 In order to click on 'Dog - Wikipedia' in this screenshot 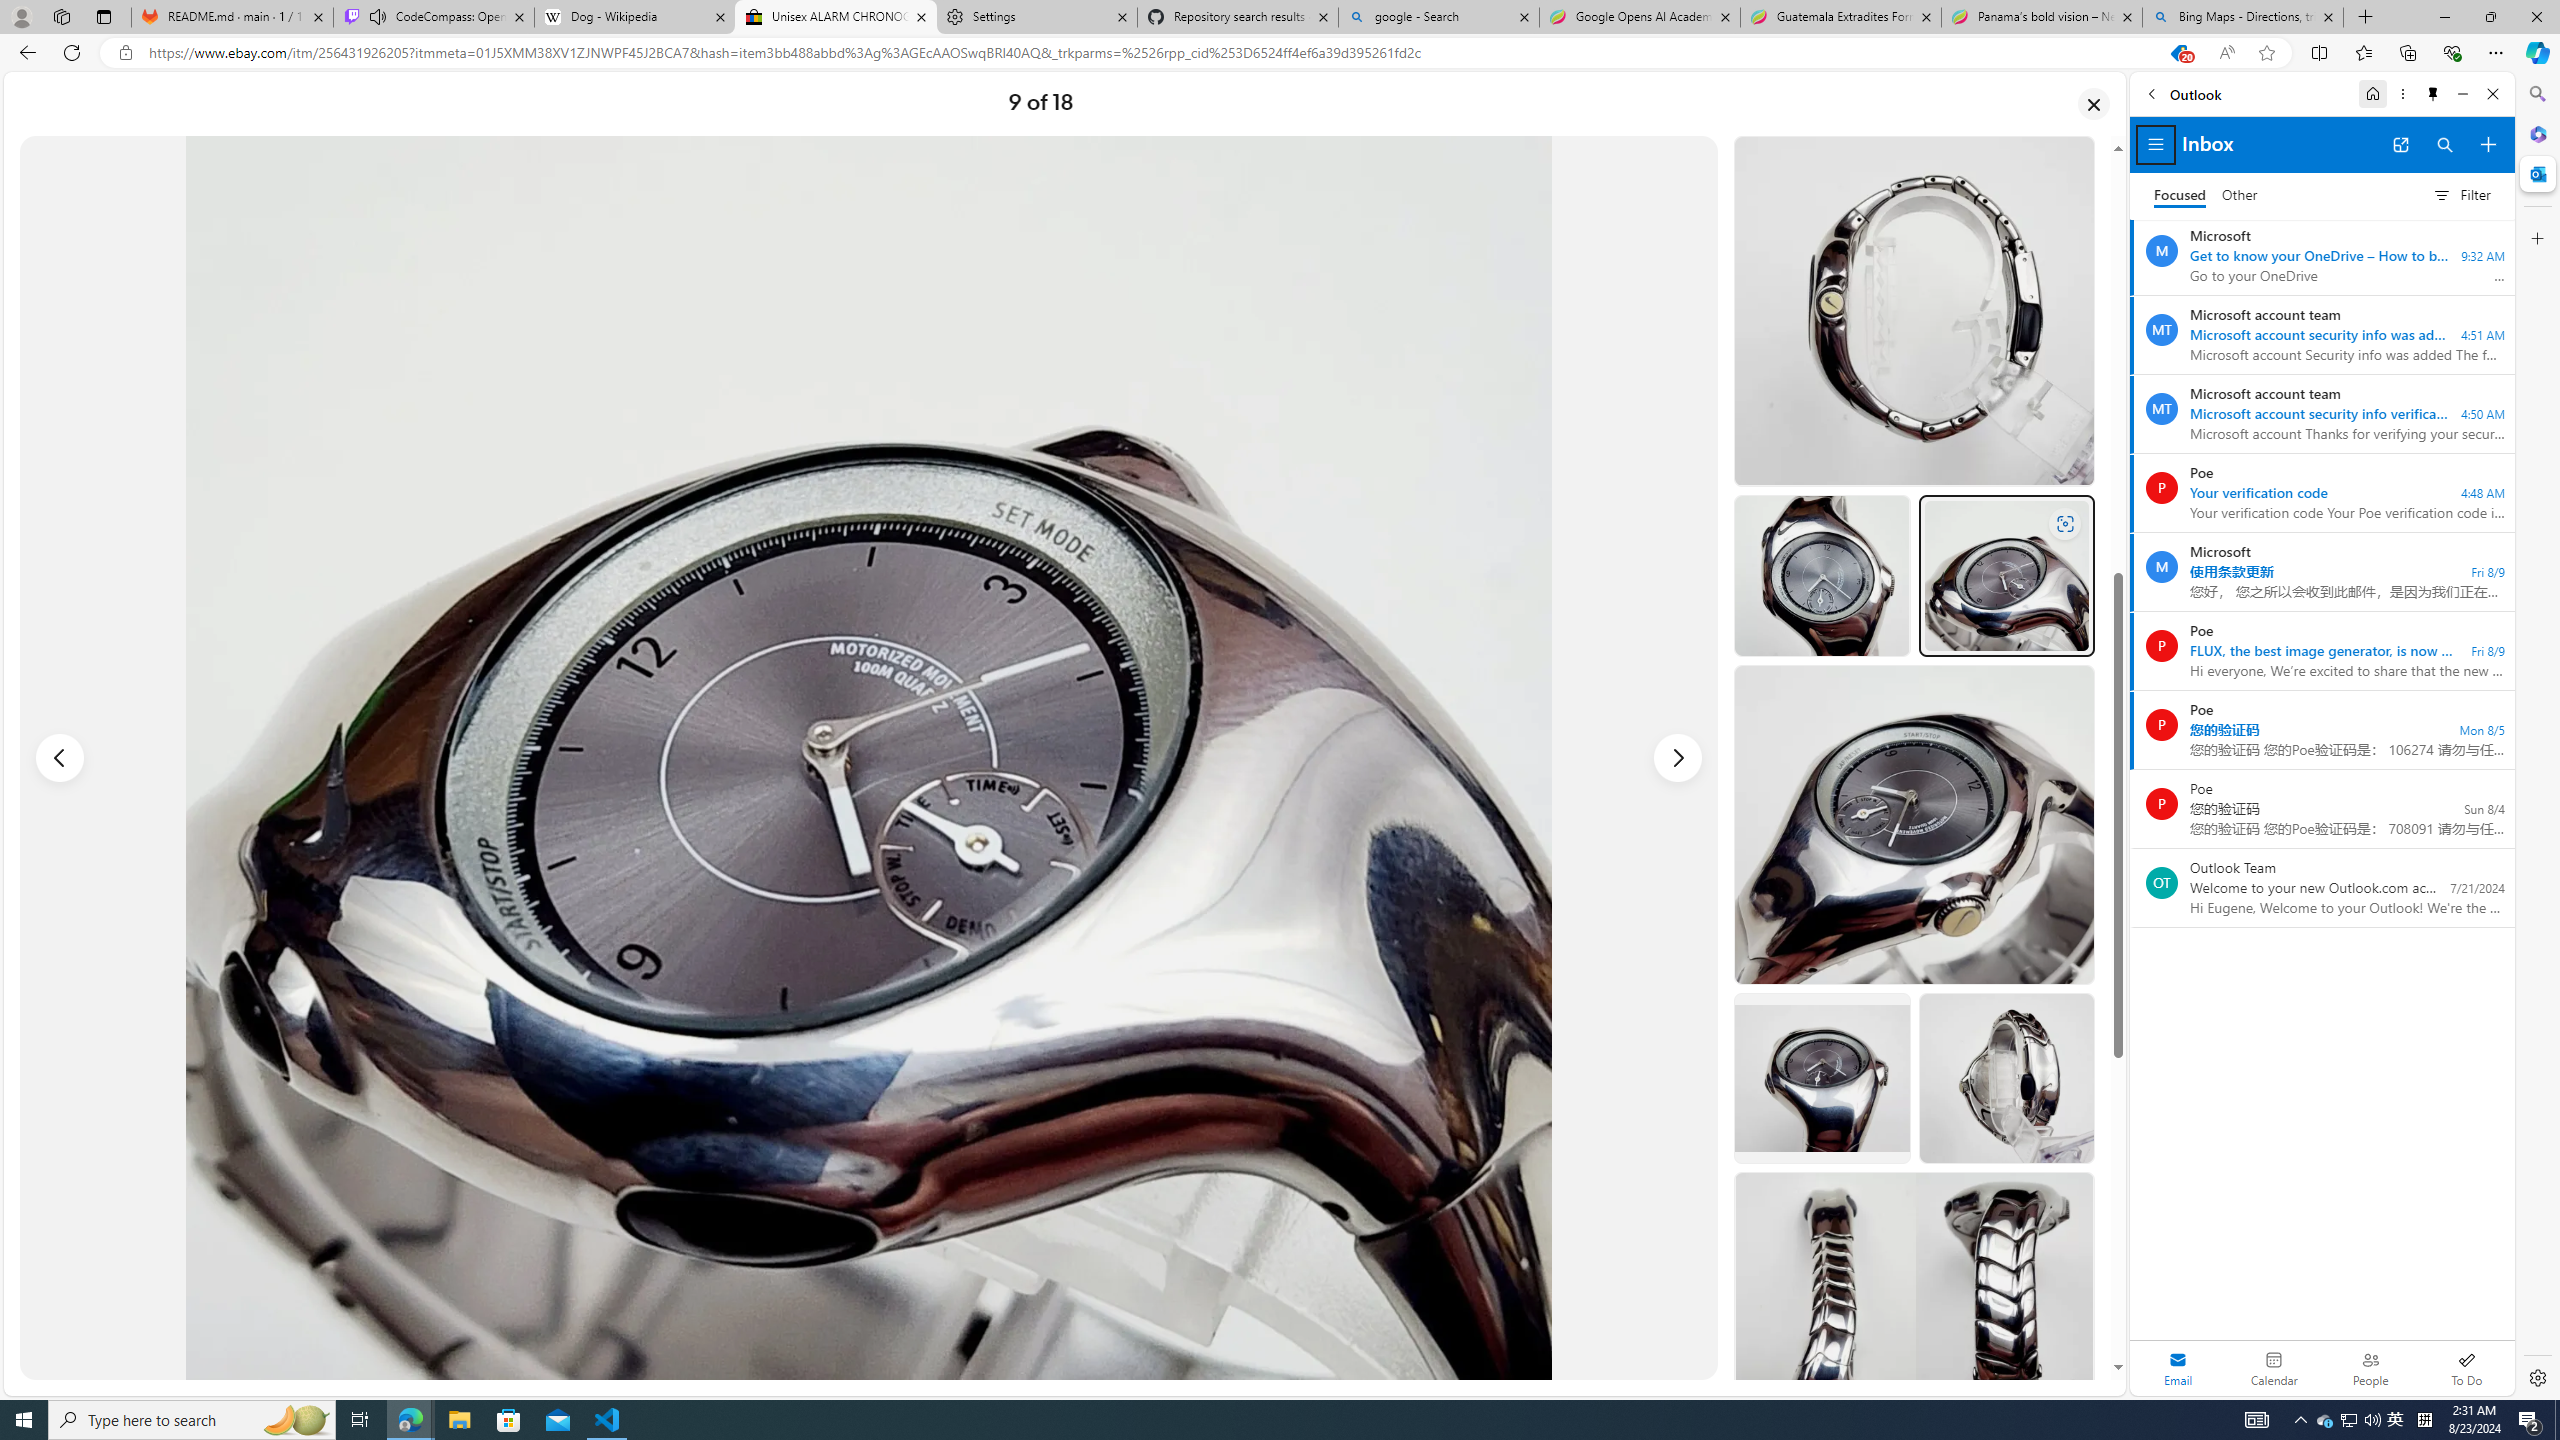, I will do `click(633, 16)`.